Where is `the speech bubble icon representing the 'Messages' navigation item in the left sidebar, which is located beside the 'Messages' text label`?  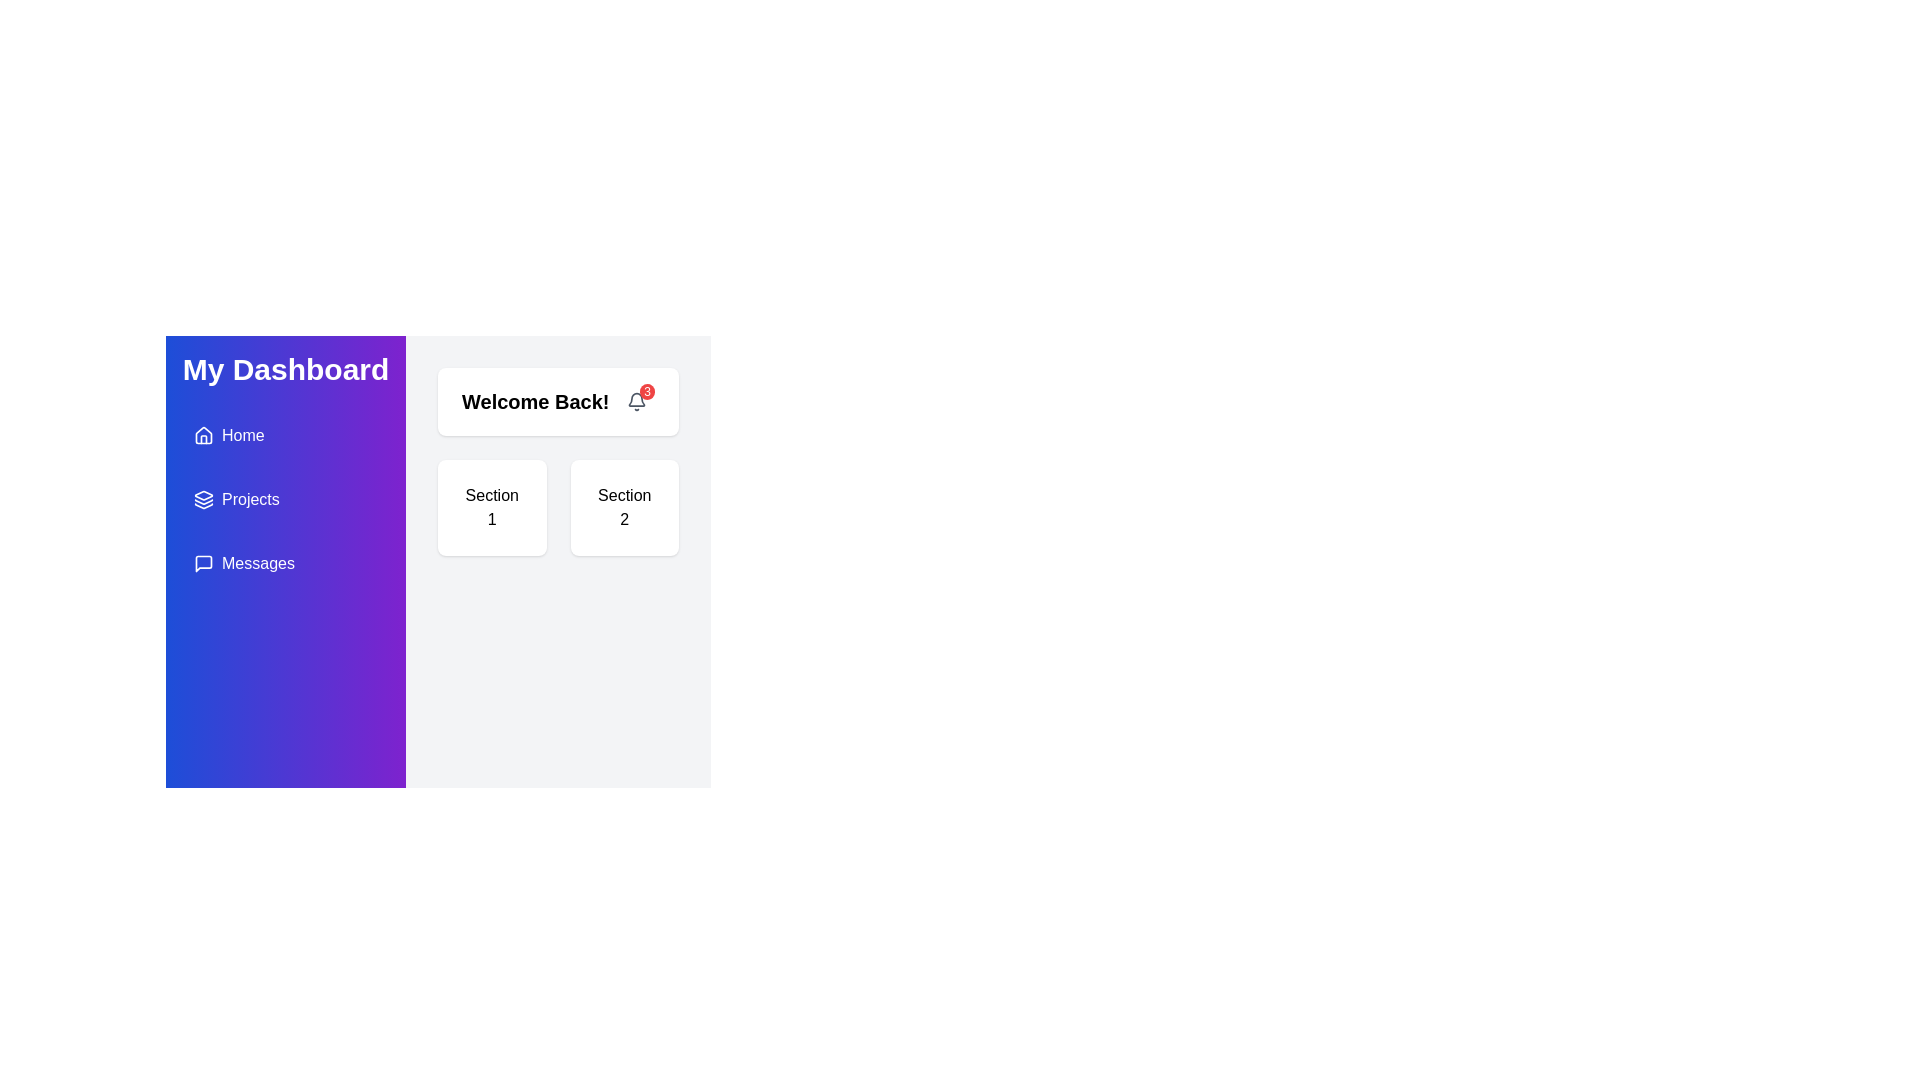
the speech bubble icon representing the 'Messages' navigation item in the left sidebar, which is located beside the 'Messages' text label is located at coordinates (203, 563).